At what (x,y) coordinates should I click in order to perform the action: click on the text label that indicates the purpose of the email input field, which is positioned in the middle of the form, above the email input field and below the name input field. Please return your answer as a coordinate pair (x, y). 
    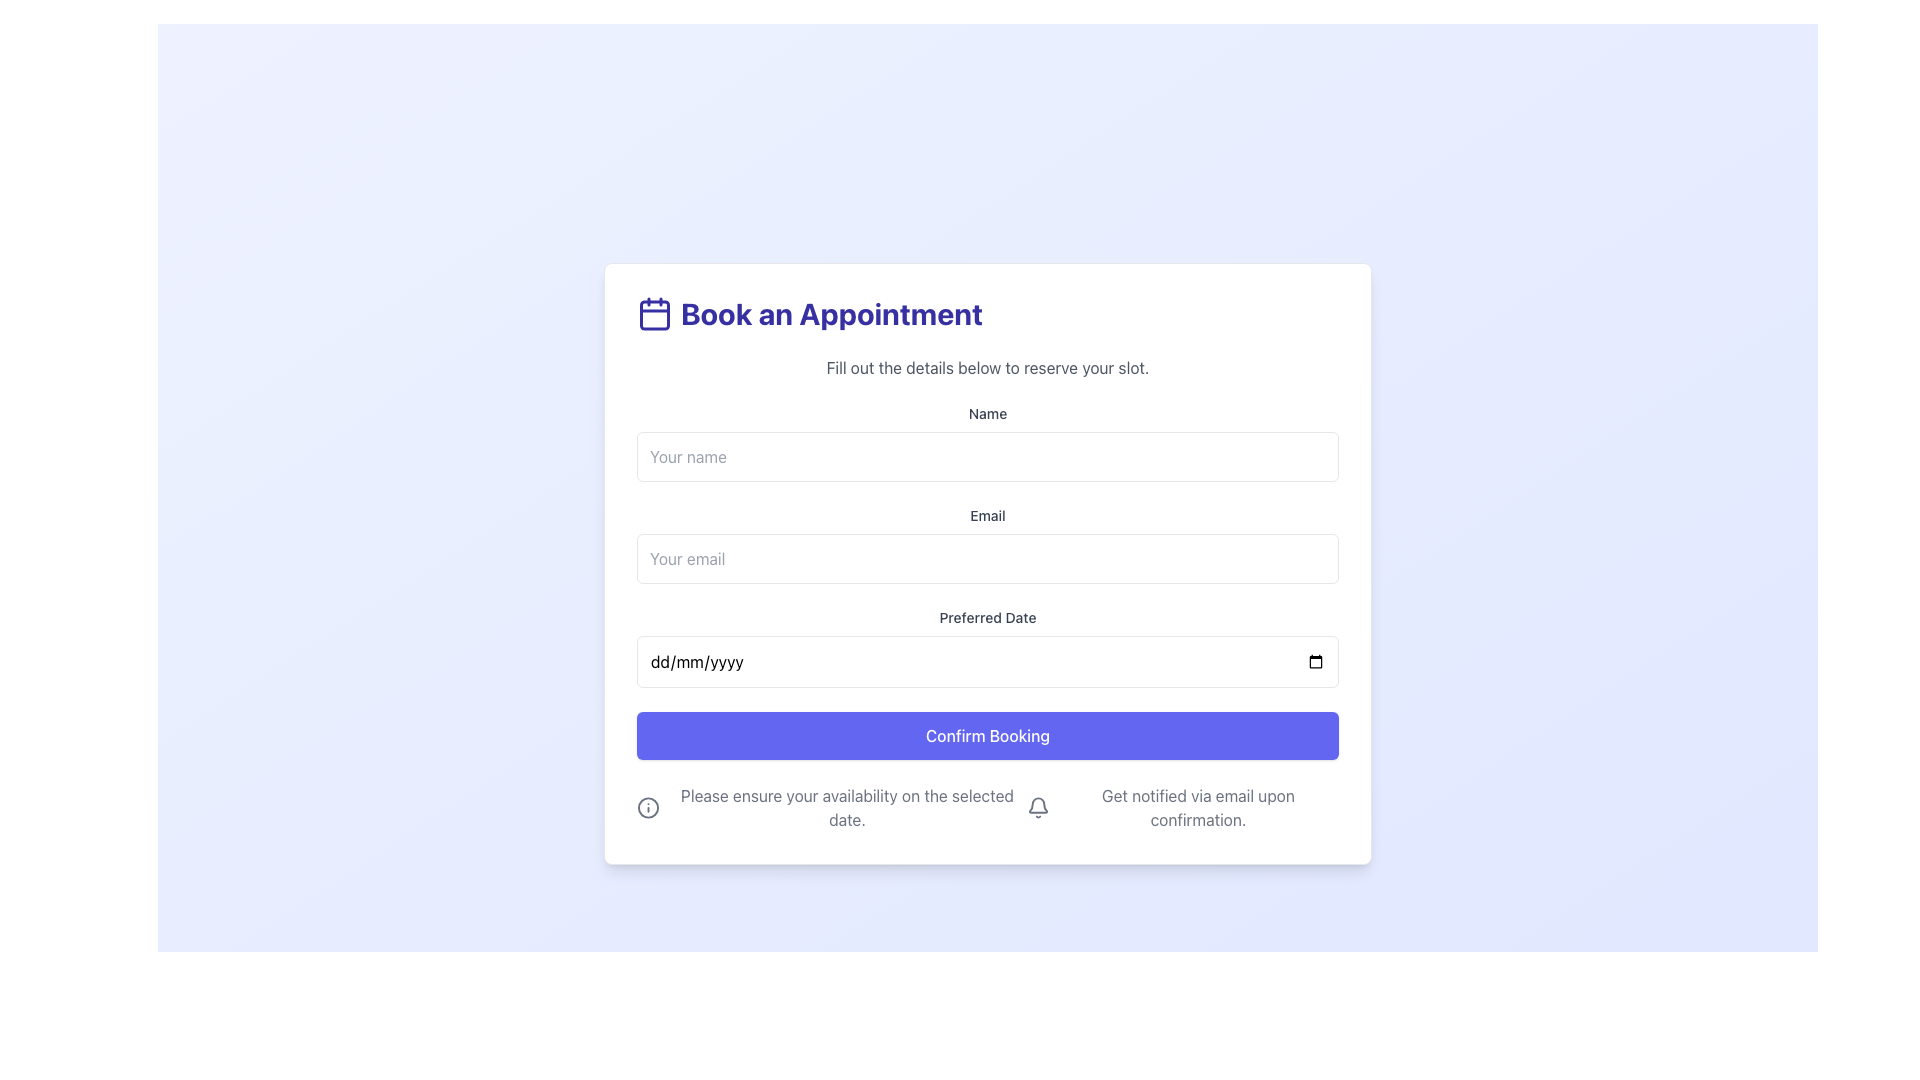
    Looking at the image, I should click on (988, 515).